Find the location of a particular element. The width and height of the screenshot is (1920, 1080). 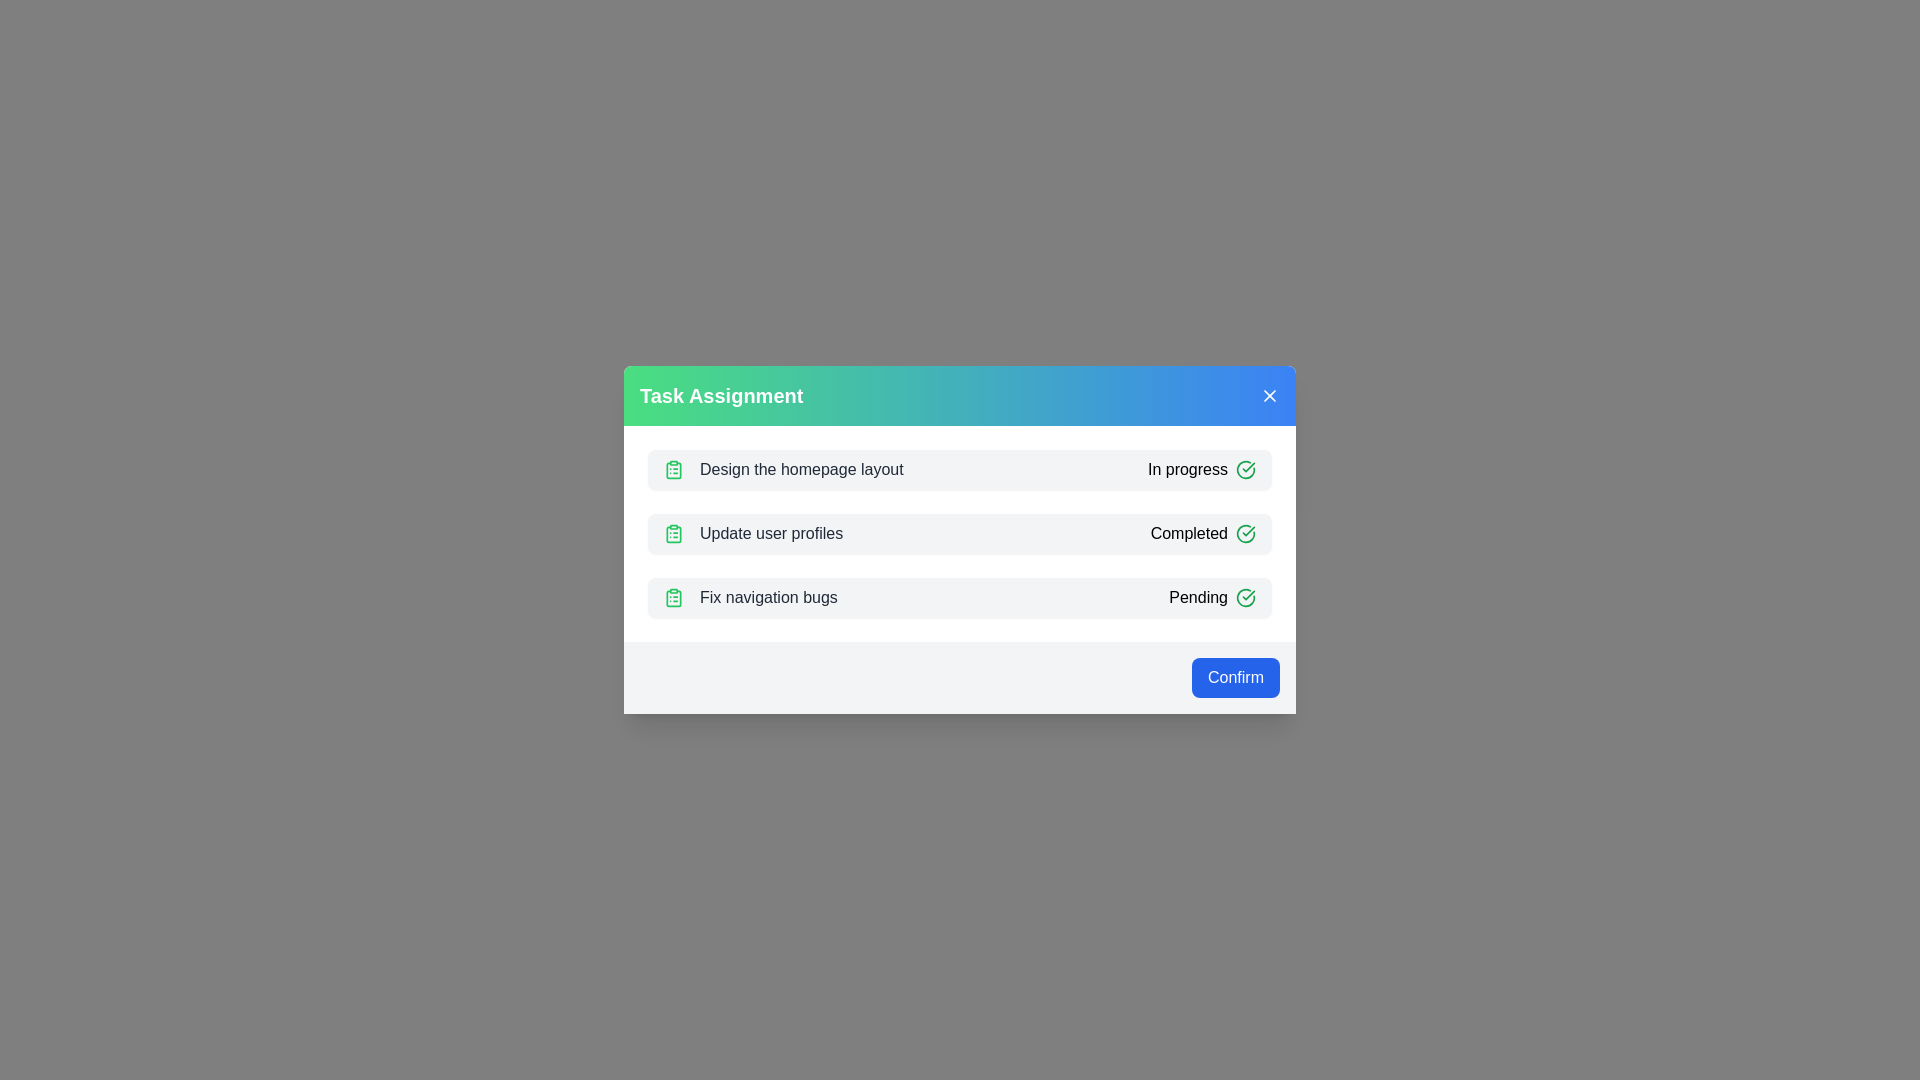

the text label displaying 'Update user profiles' is located at coordinates (752, 532).